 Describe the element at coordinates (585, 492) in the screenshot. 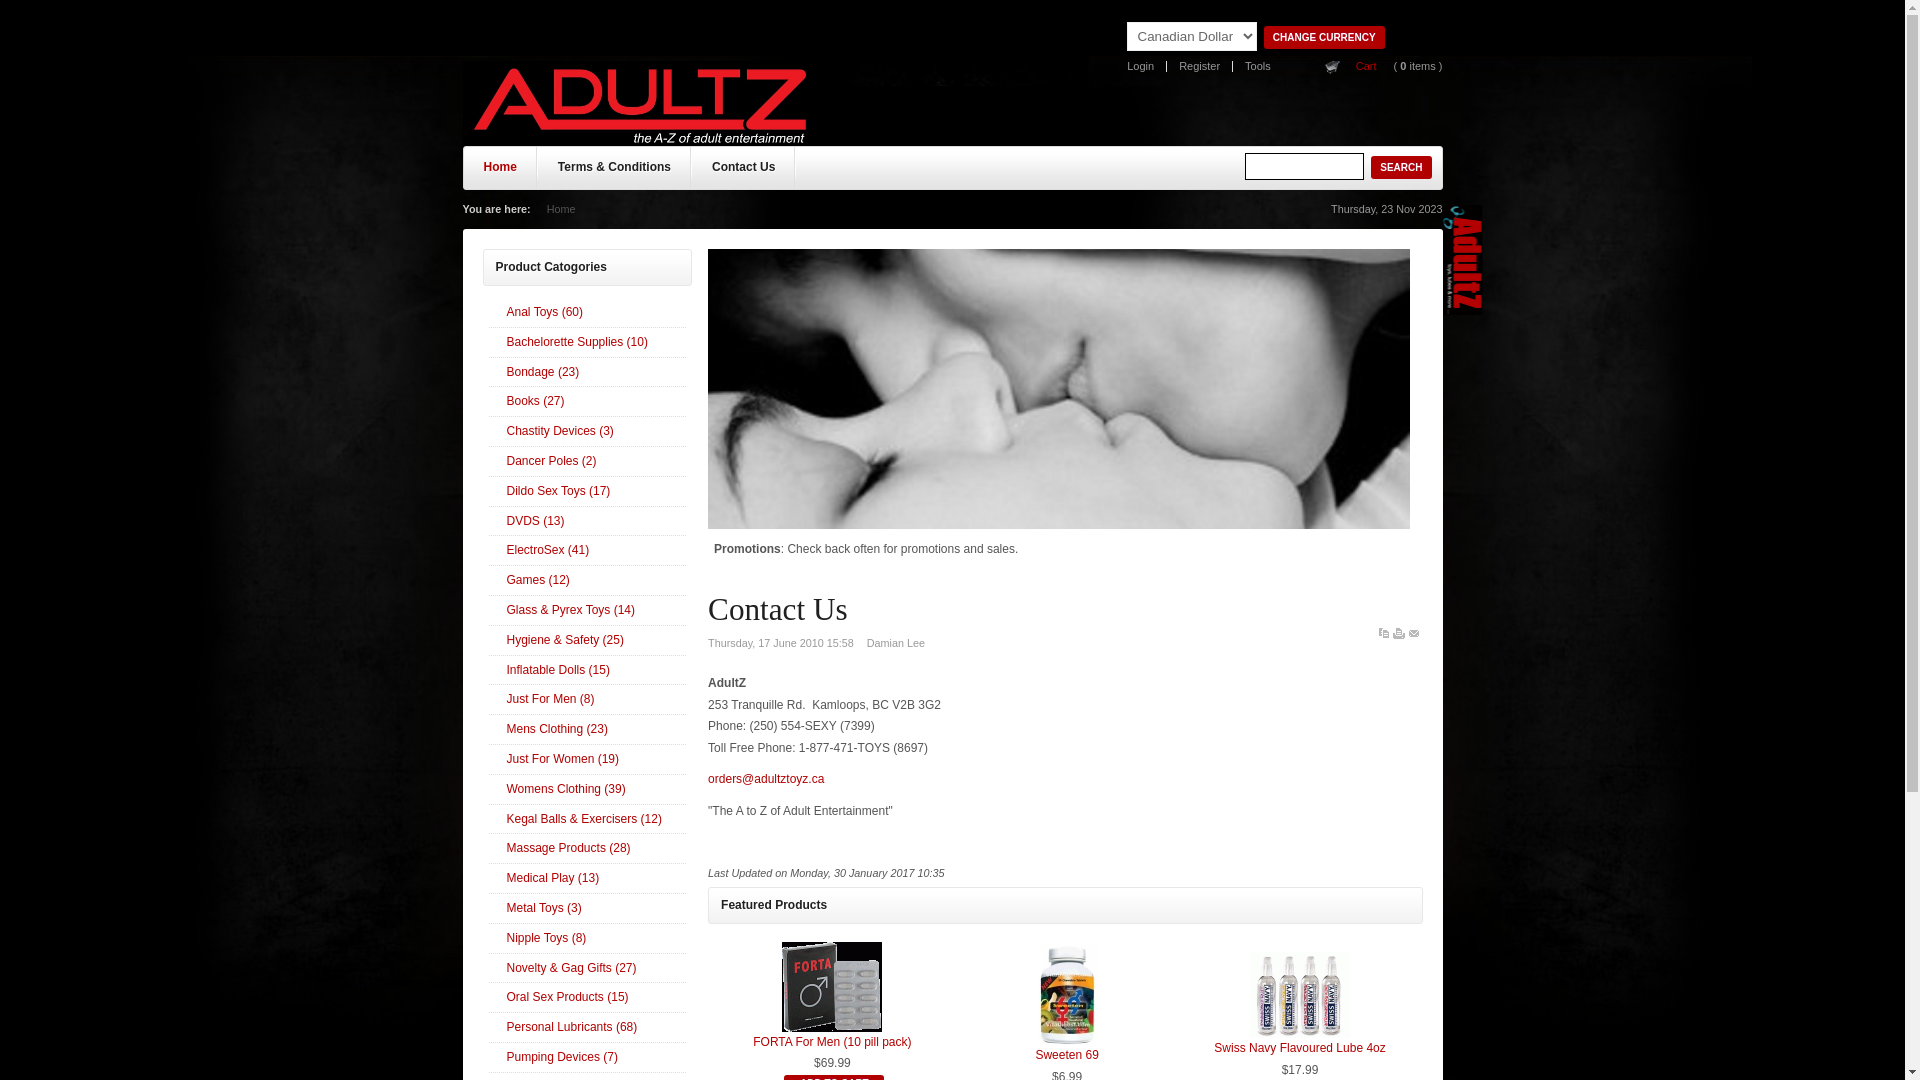

I see `'Dildo Sex Toys (17)'` at that location.